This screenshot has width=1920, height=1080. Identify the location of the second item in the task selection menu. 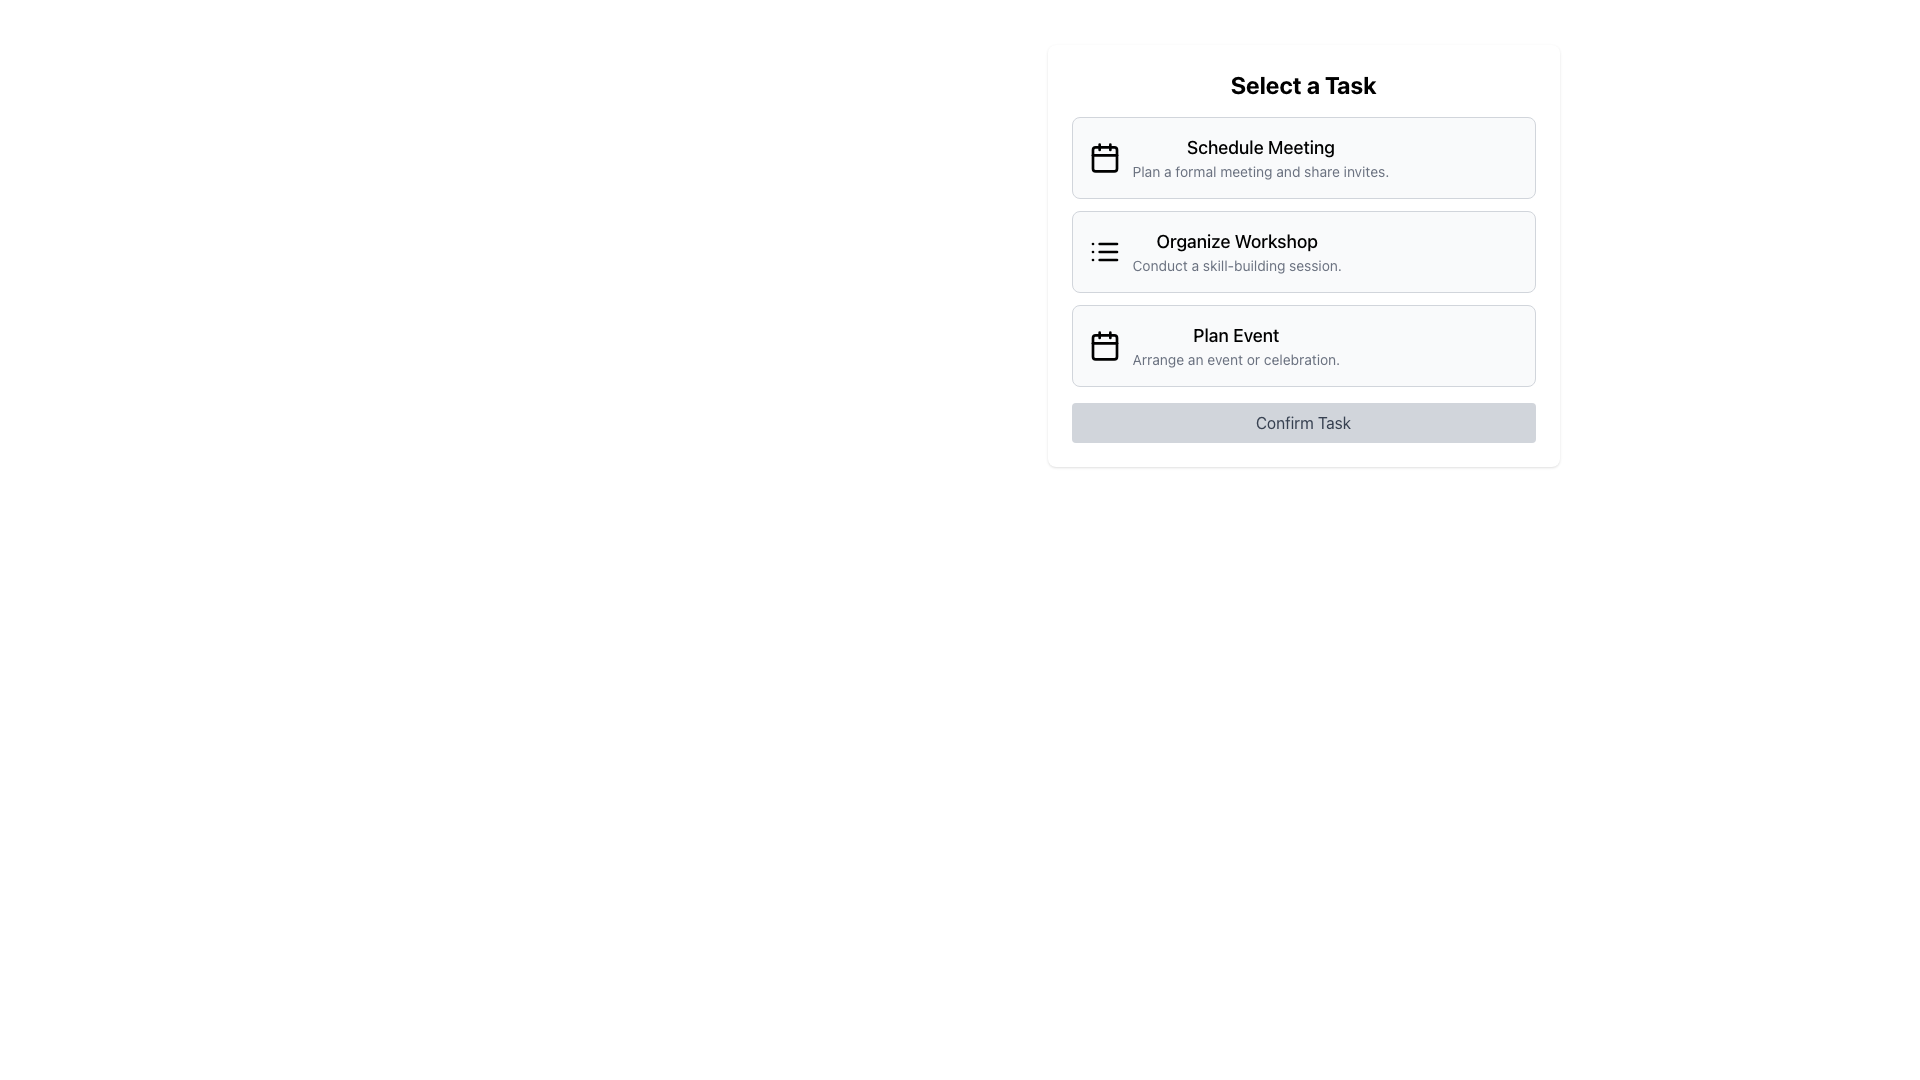
(1236, 250).